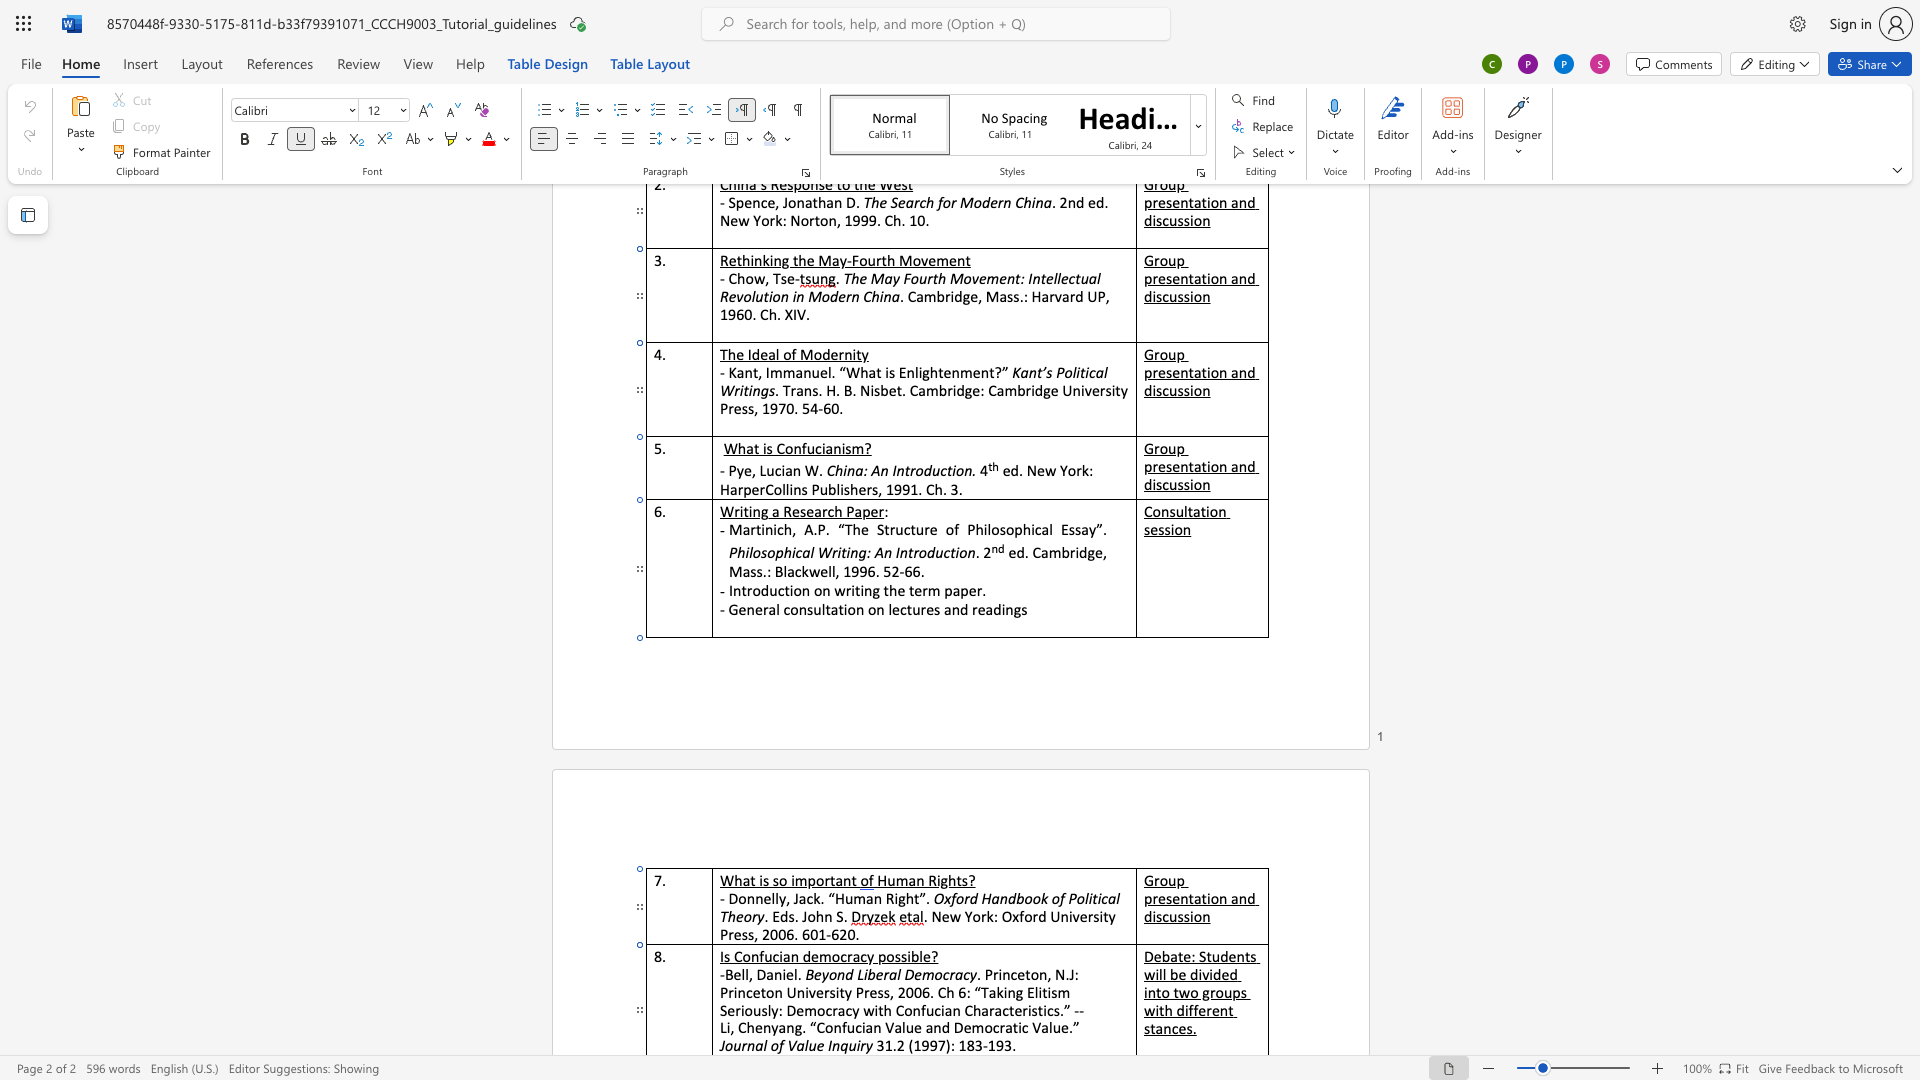 This screenshot has width=1920, height=1080. I want to click on the space between the continuous character "o" and "f" in the text, so click(777, 1044).